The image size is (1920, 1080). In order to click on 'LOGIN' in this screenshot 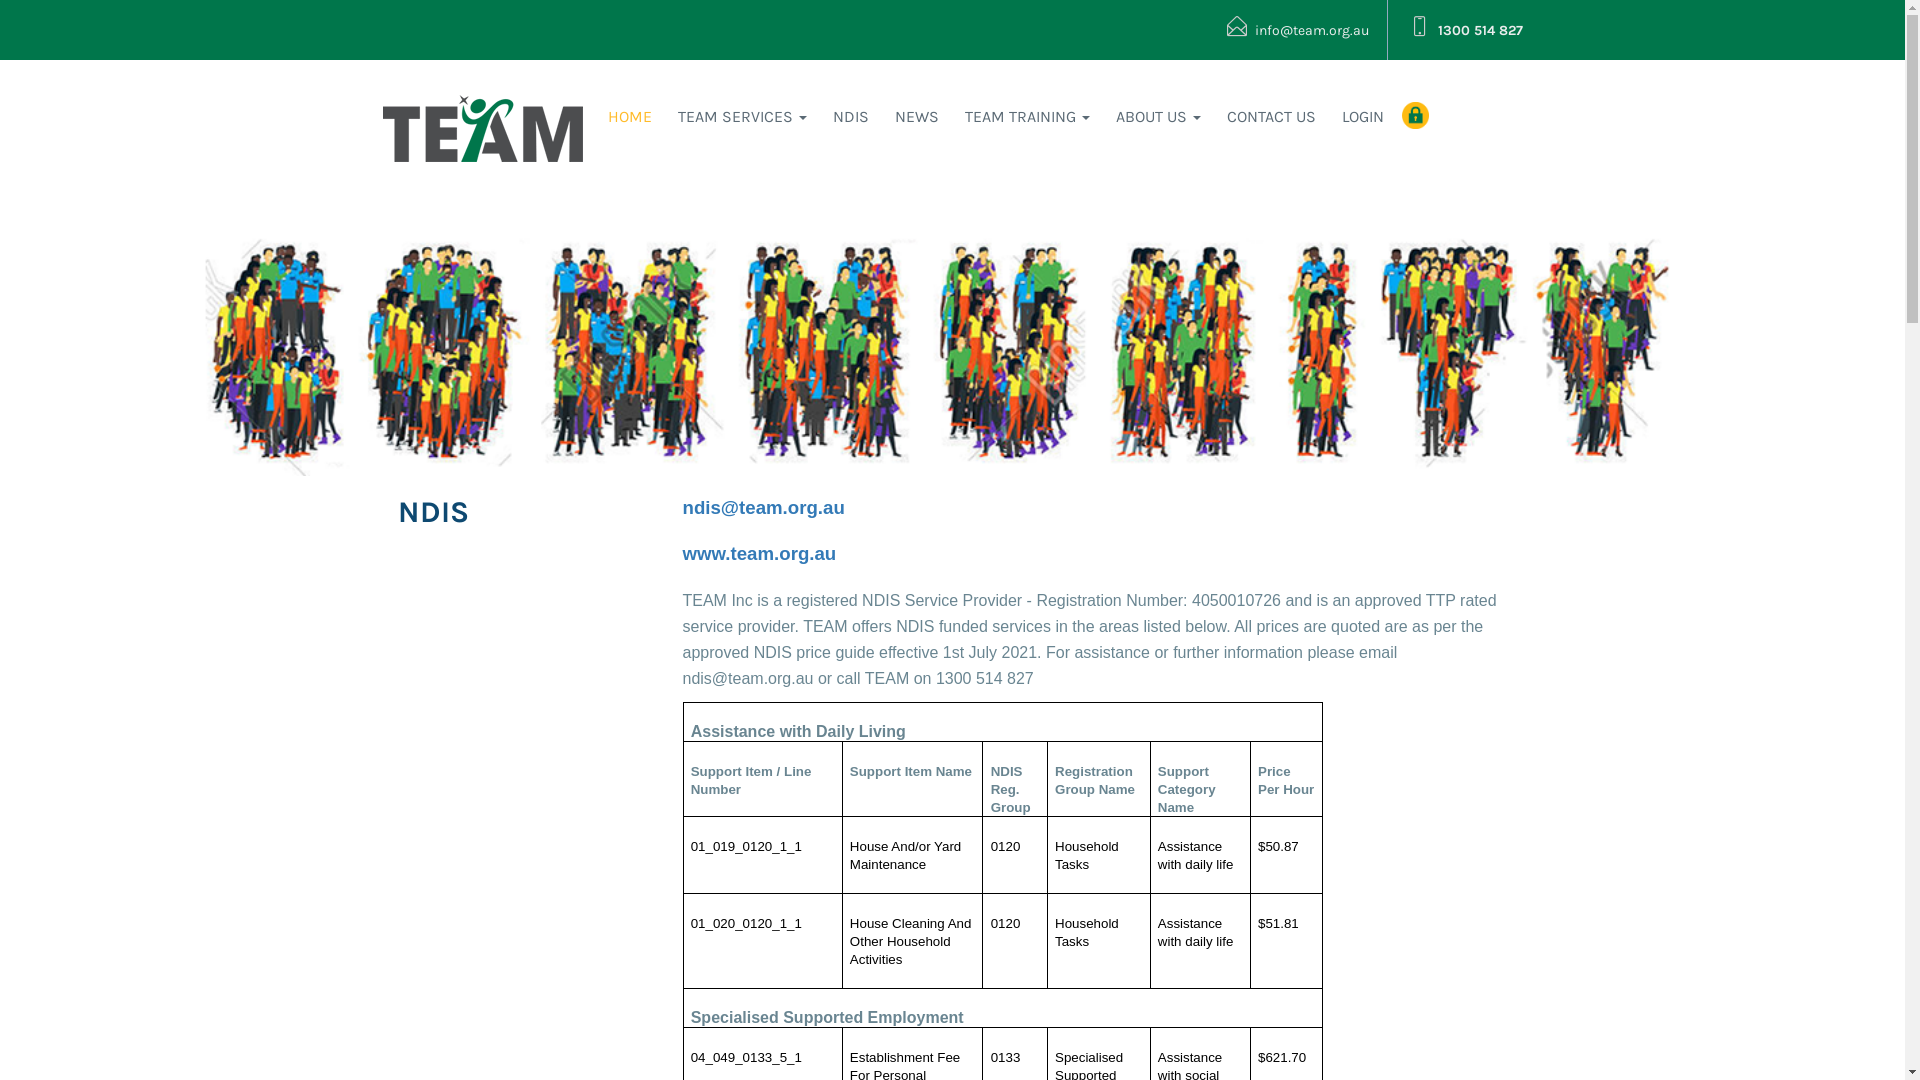, I will do `click(1362, 116)`.